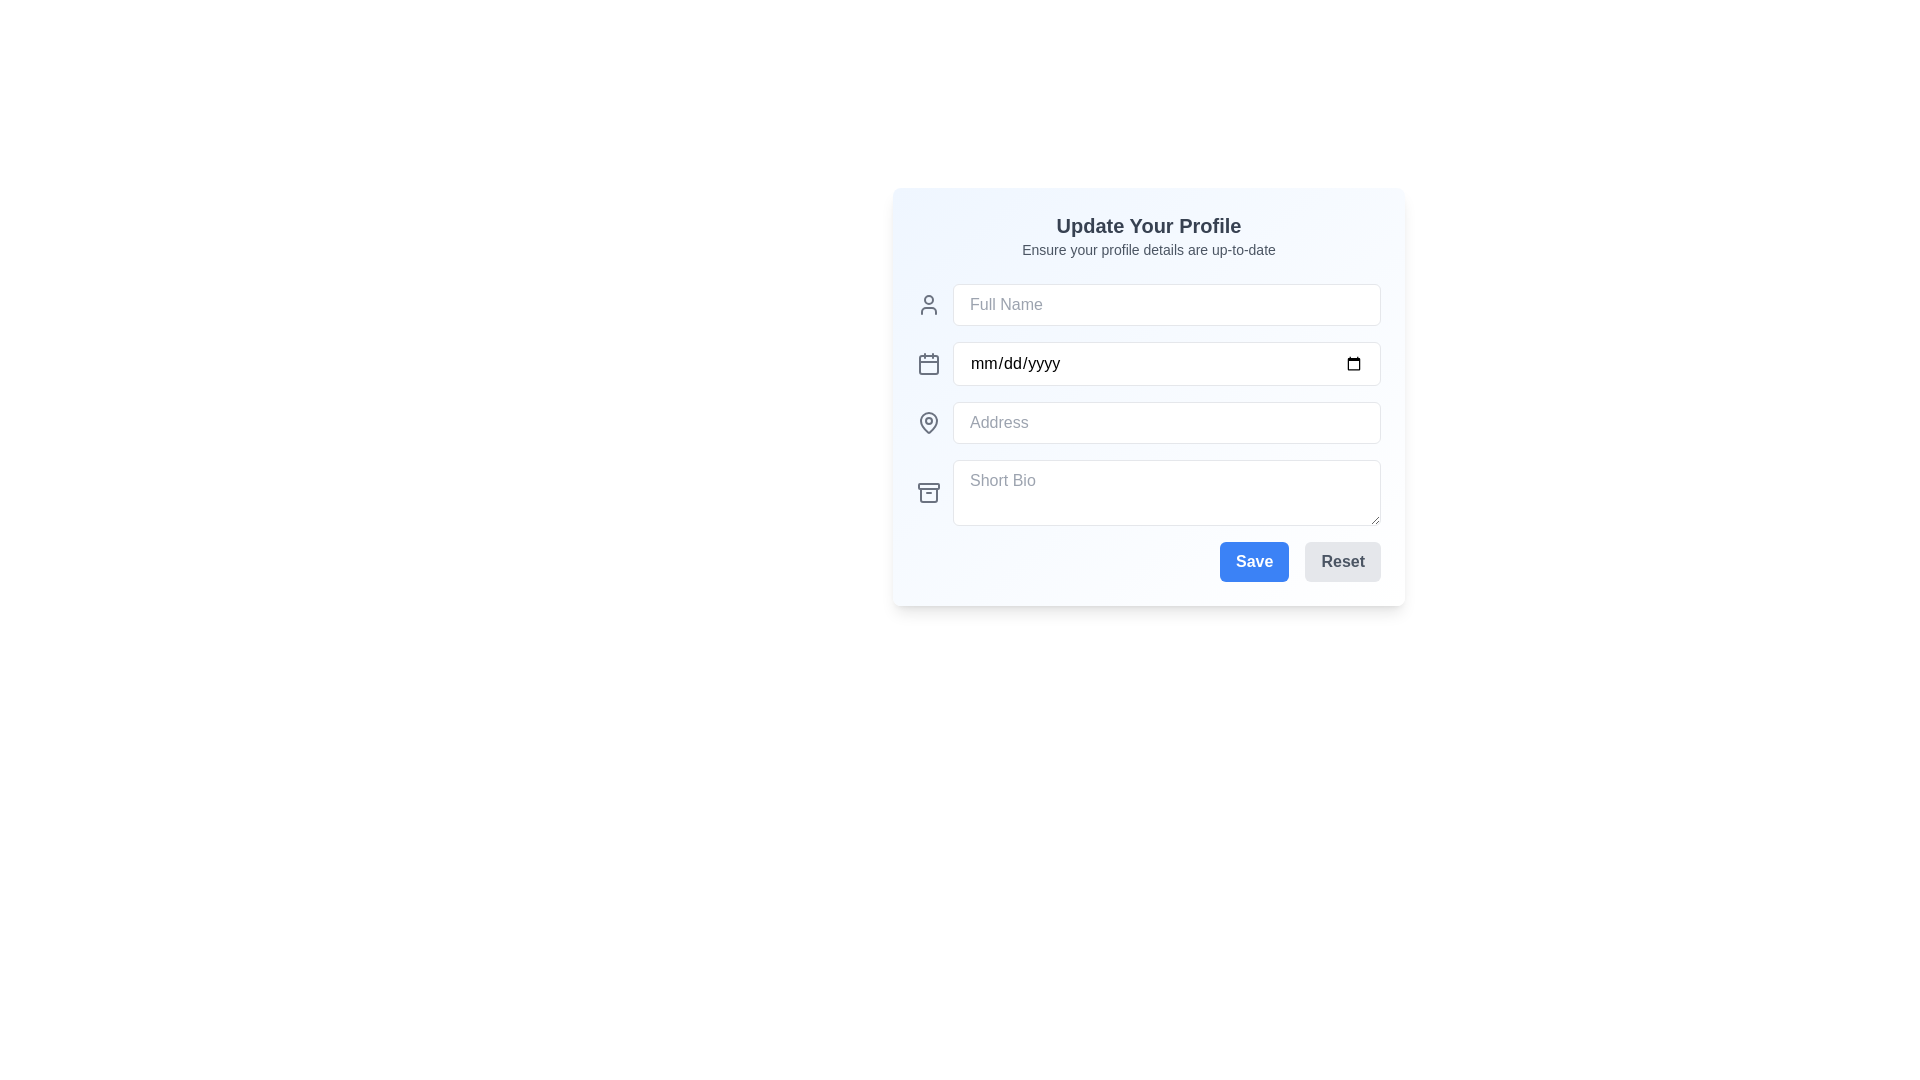  What do you see at coordinates (928, 495) in the screenshot?
I see `the decorative icon located at the bottom of the vertical stack of icons on the left side of the form` at bounding box center [928, 495].